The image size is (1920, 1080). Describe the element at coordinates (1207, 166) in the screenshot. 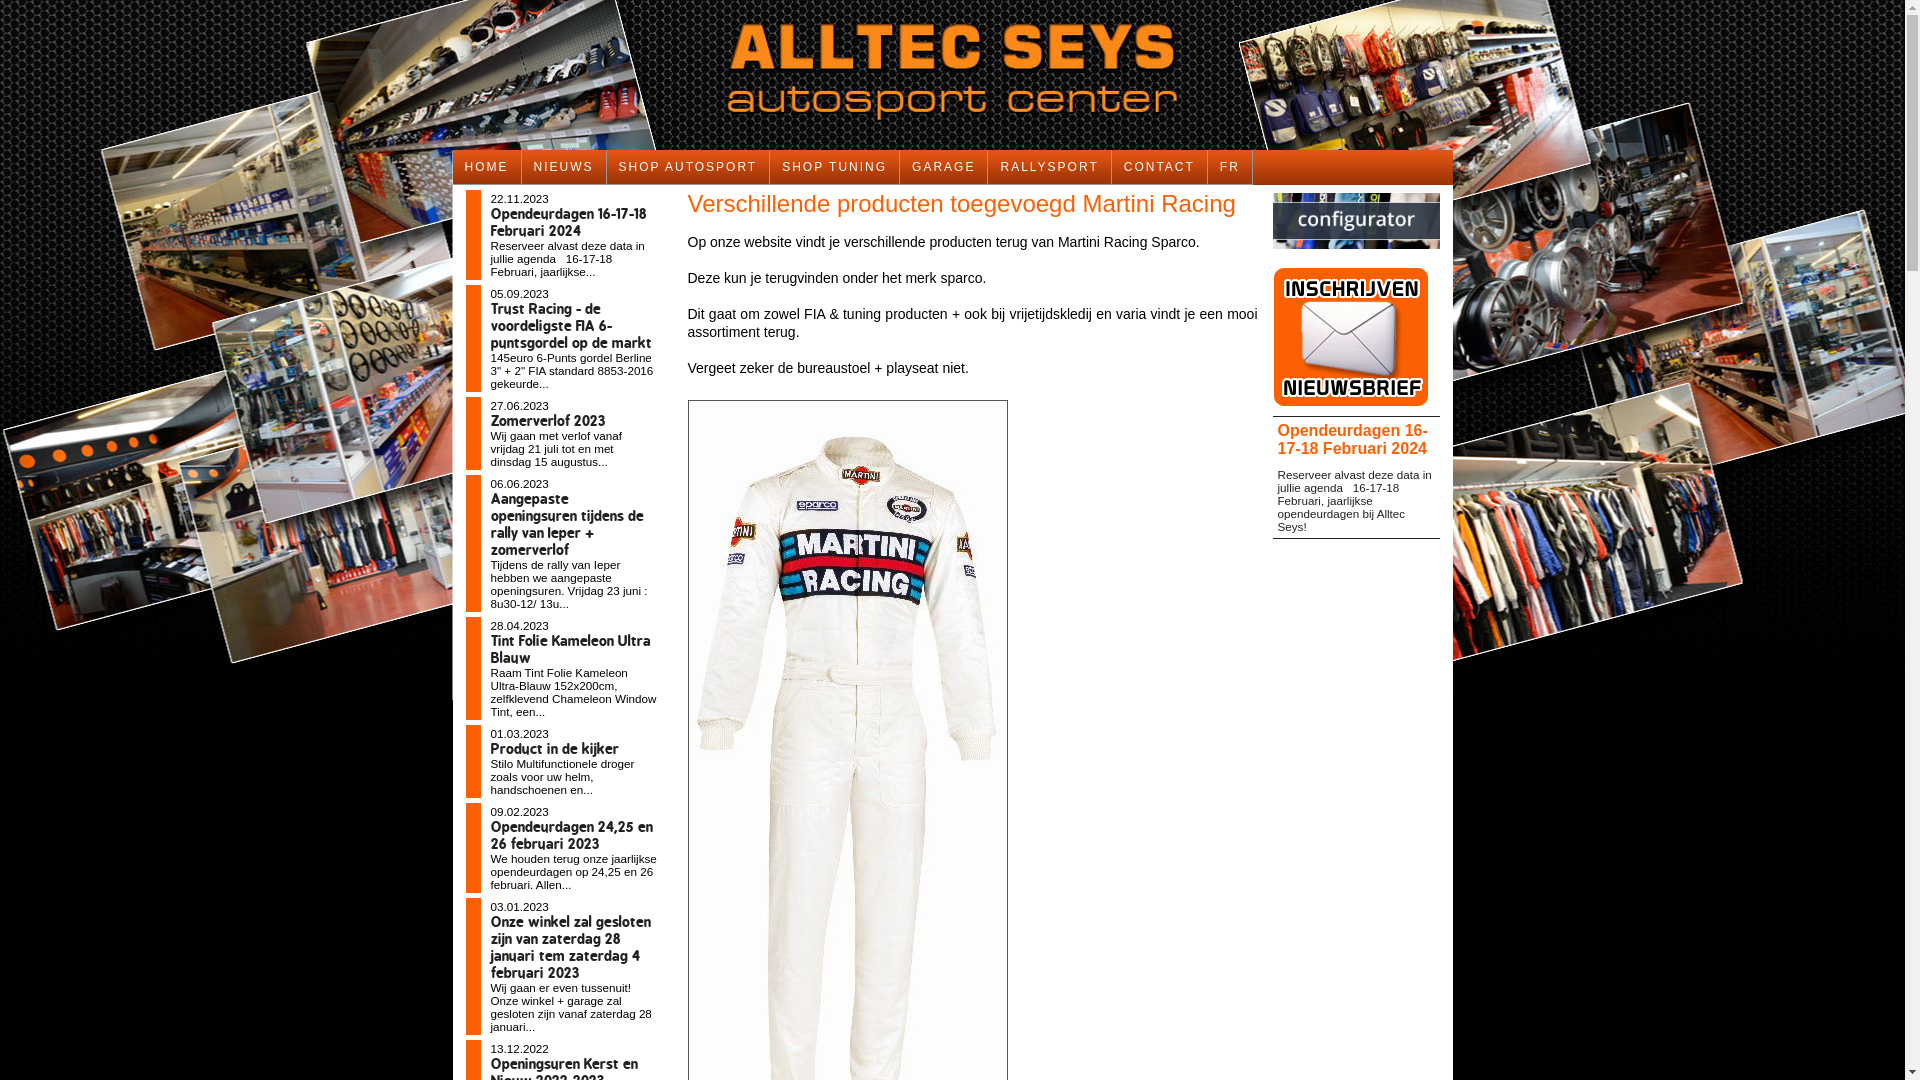

I see `'FR'` at that location.